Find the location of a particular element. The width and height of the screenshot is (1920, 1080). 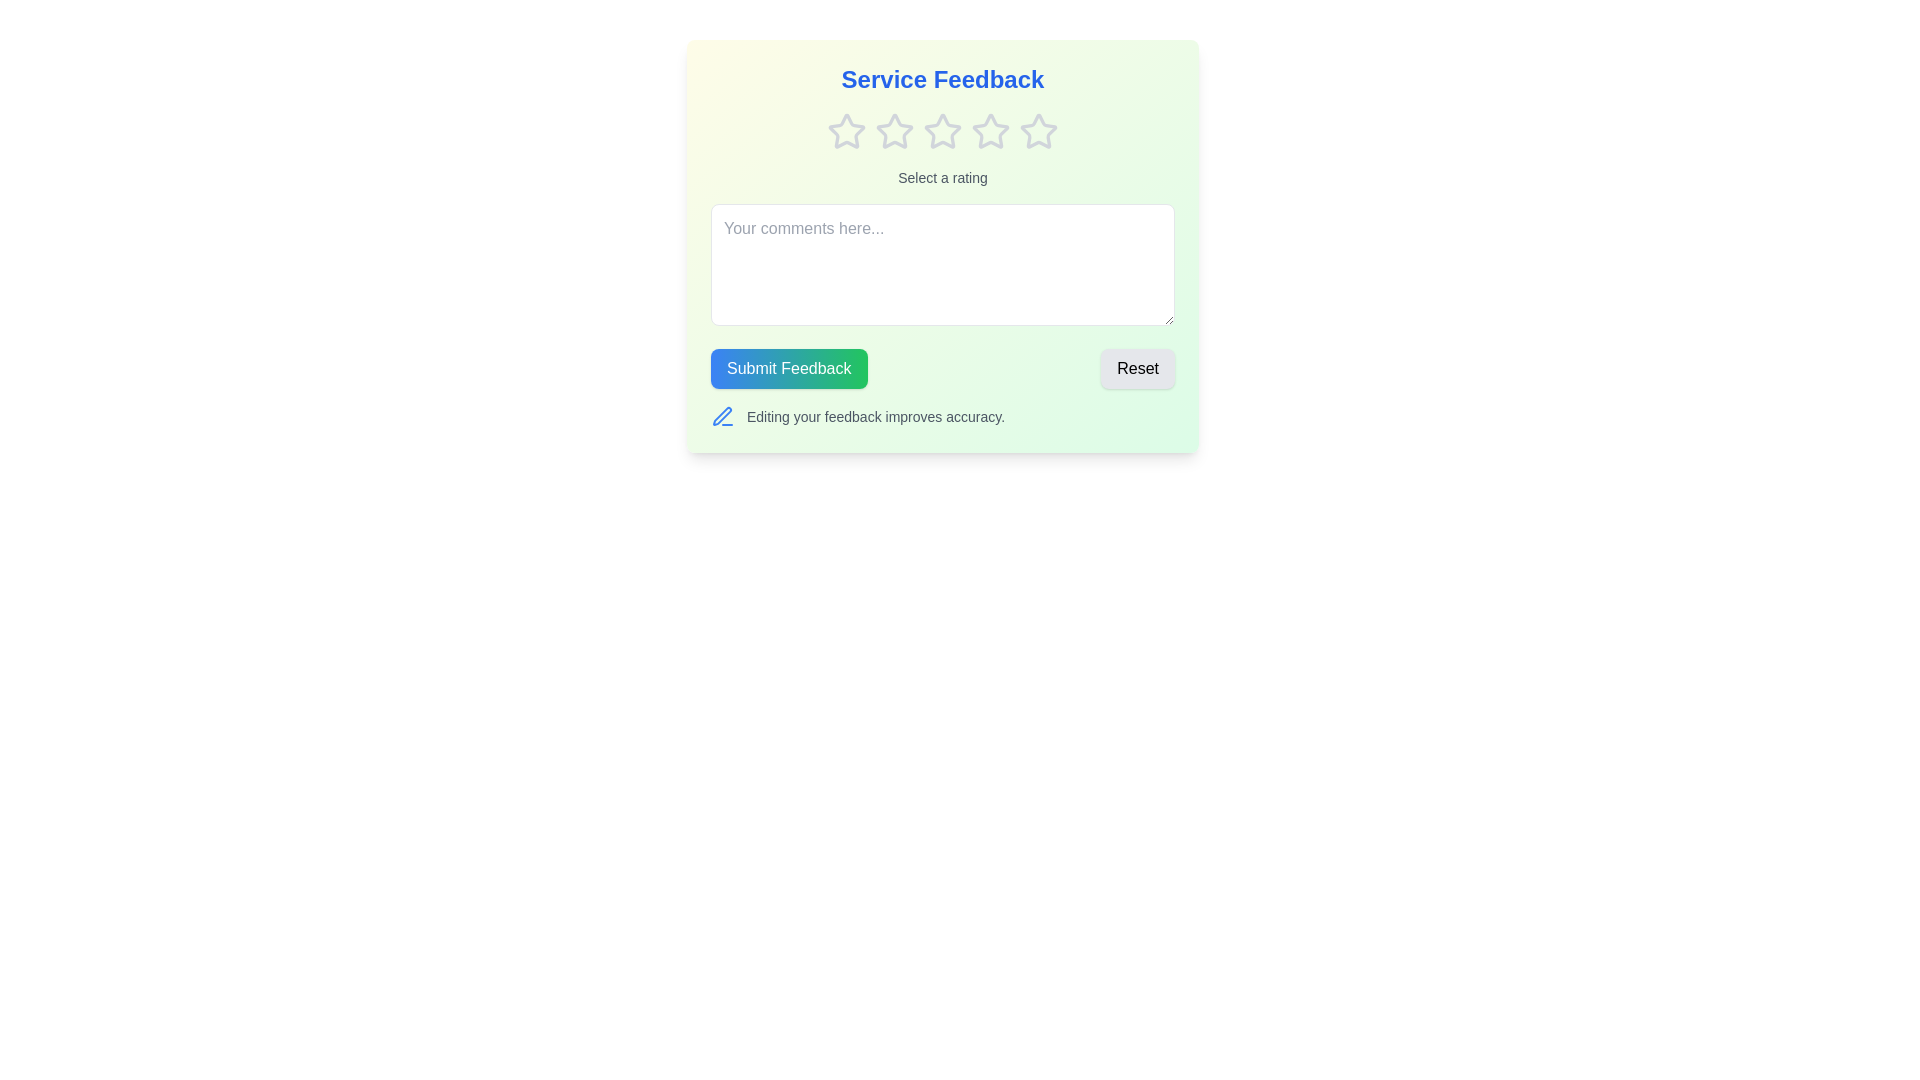

the Text label that provides guidance for enhancing feedback accuracy, located at the bottom-left of the feedback form next to a blue pen icon is located at coordinates (876, 415).